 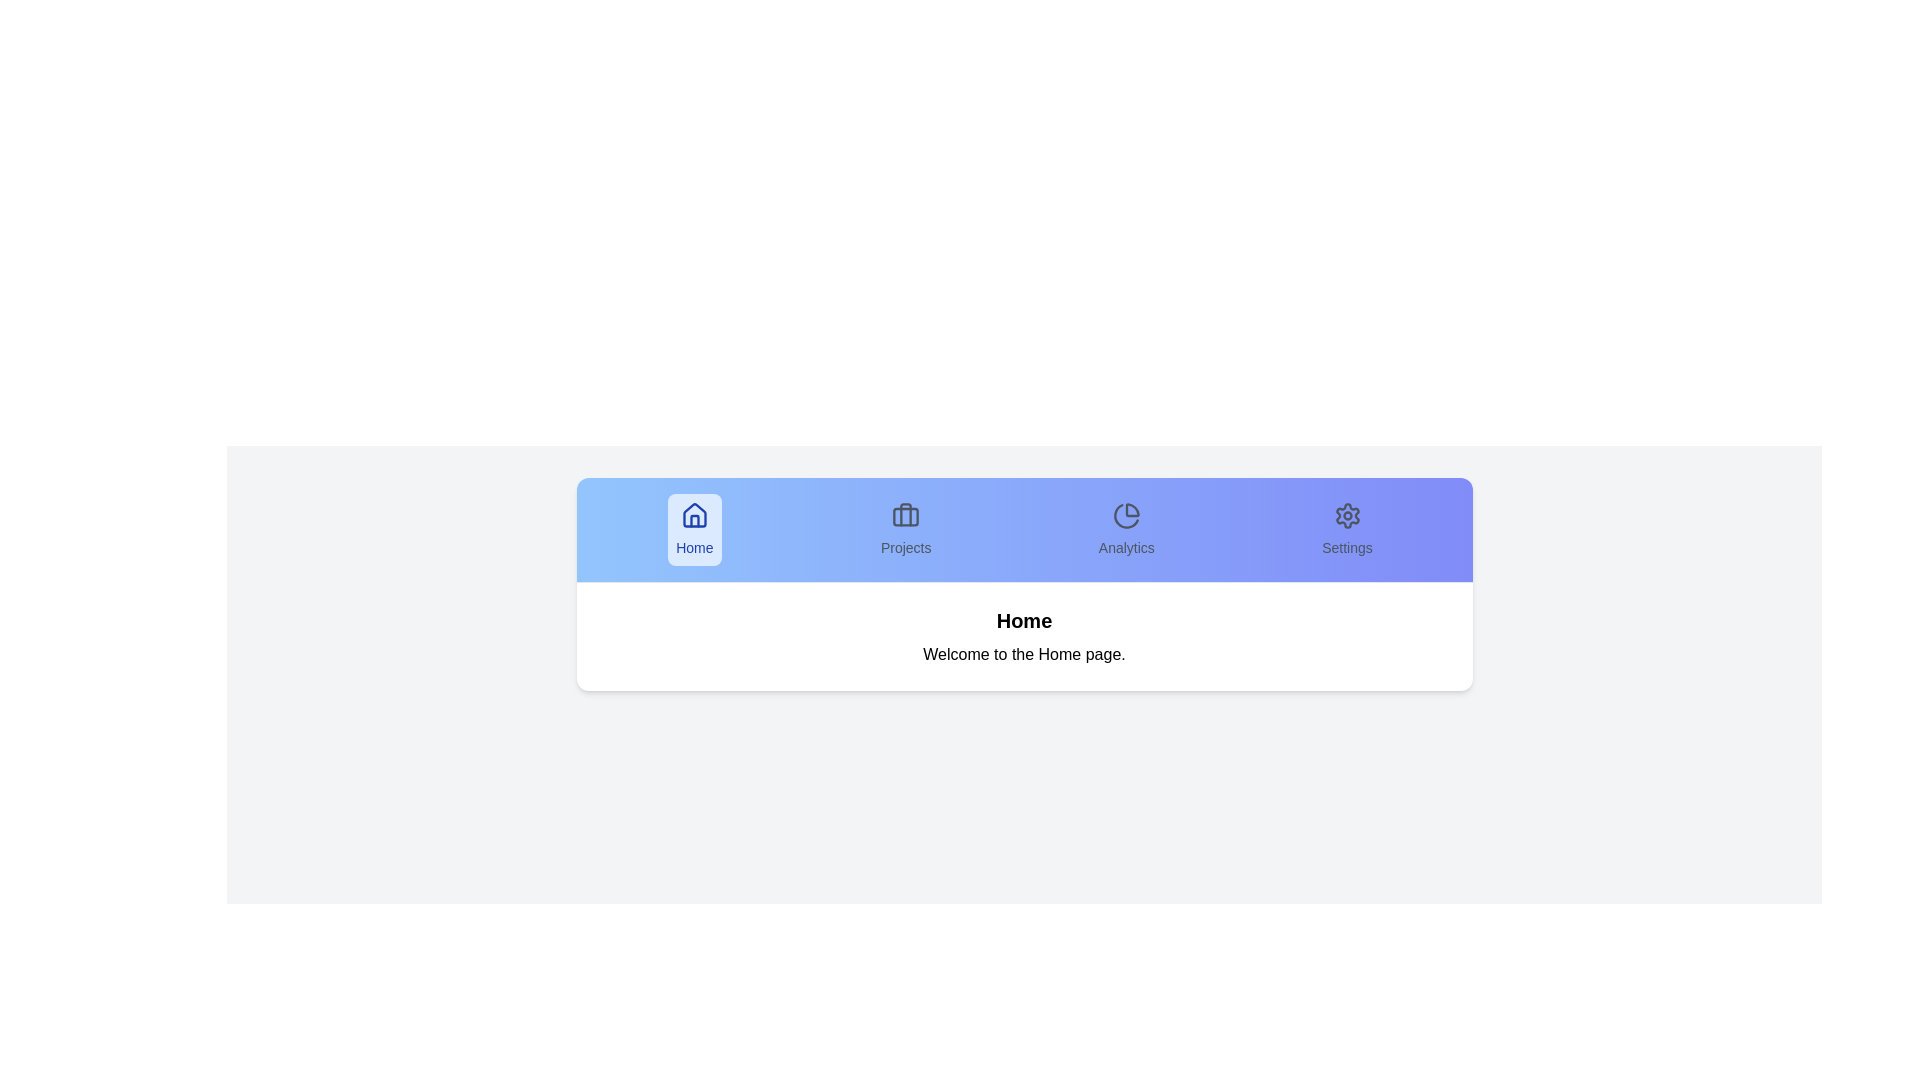 What do you see at coordinates (1347, 528) in the screenshot?
I see `the Settings tab by clicking on it` at bounding box center [1347, 528].